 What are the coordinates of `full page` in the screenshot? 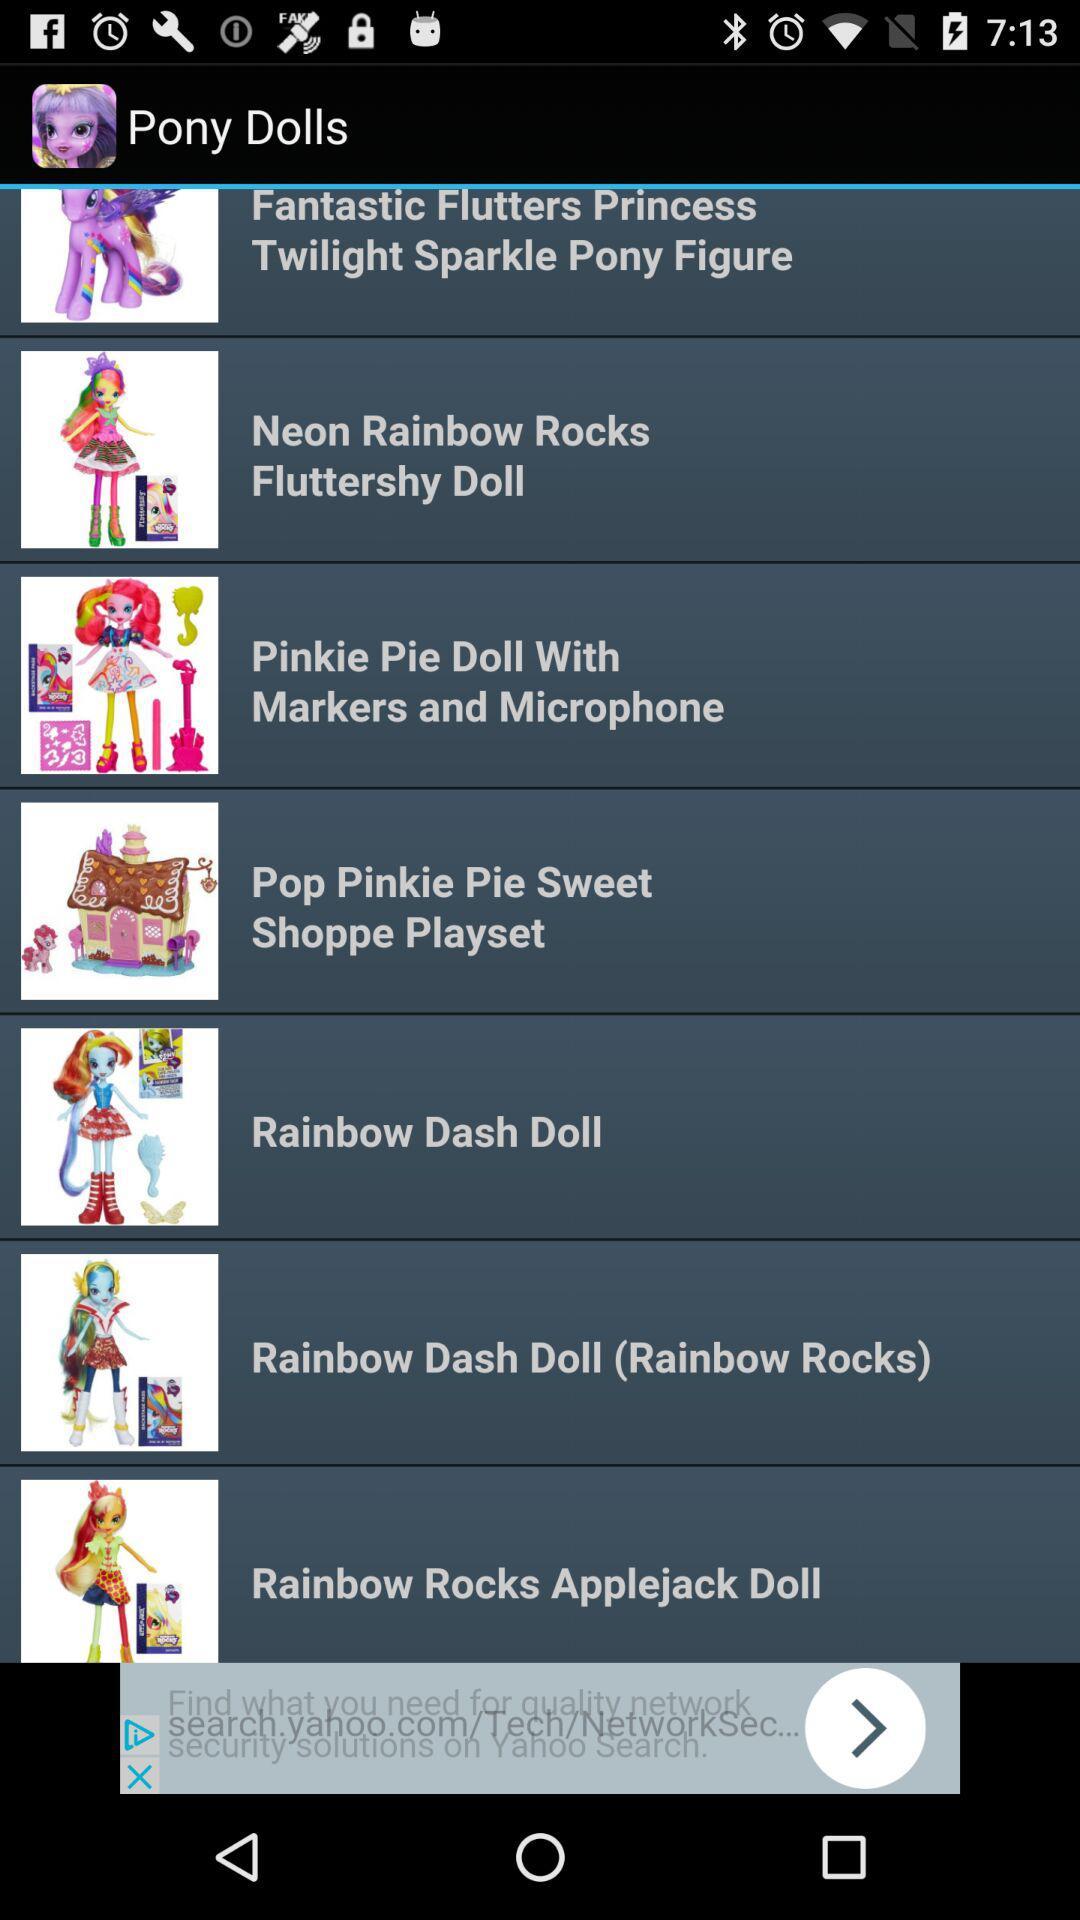 It's located at (540, 924).